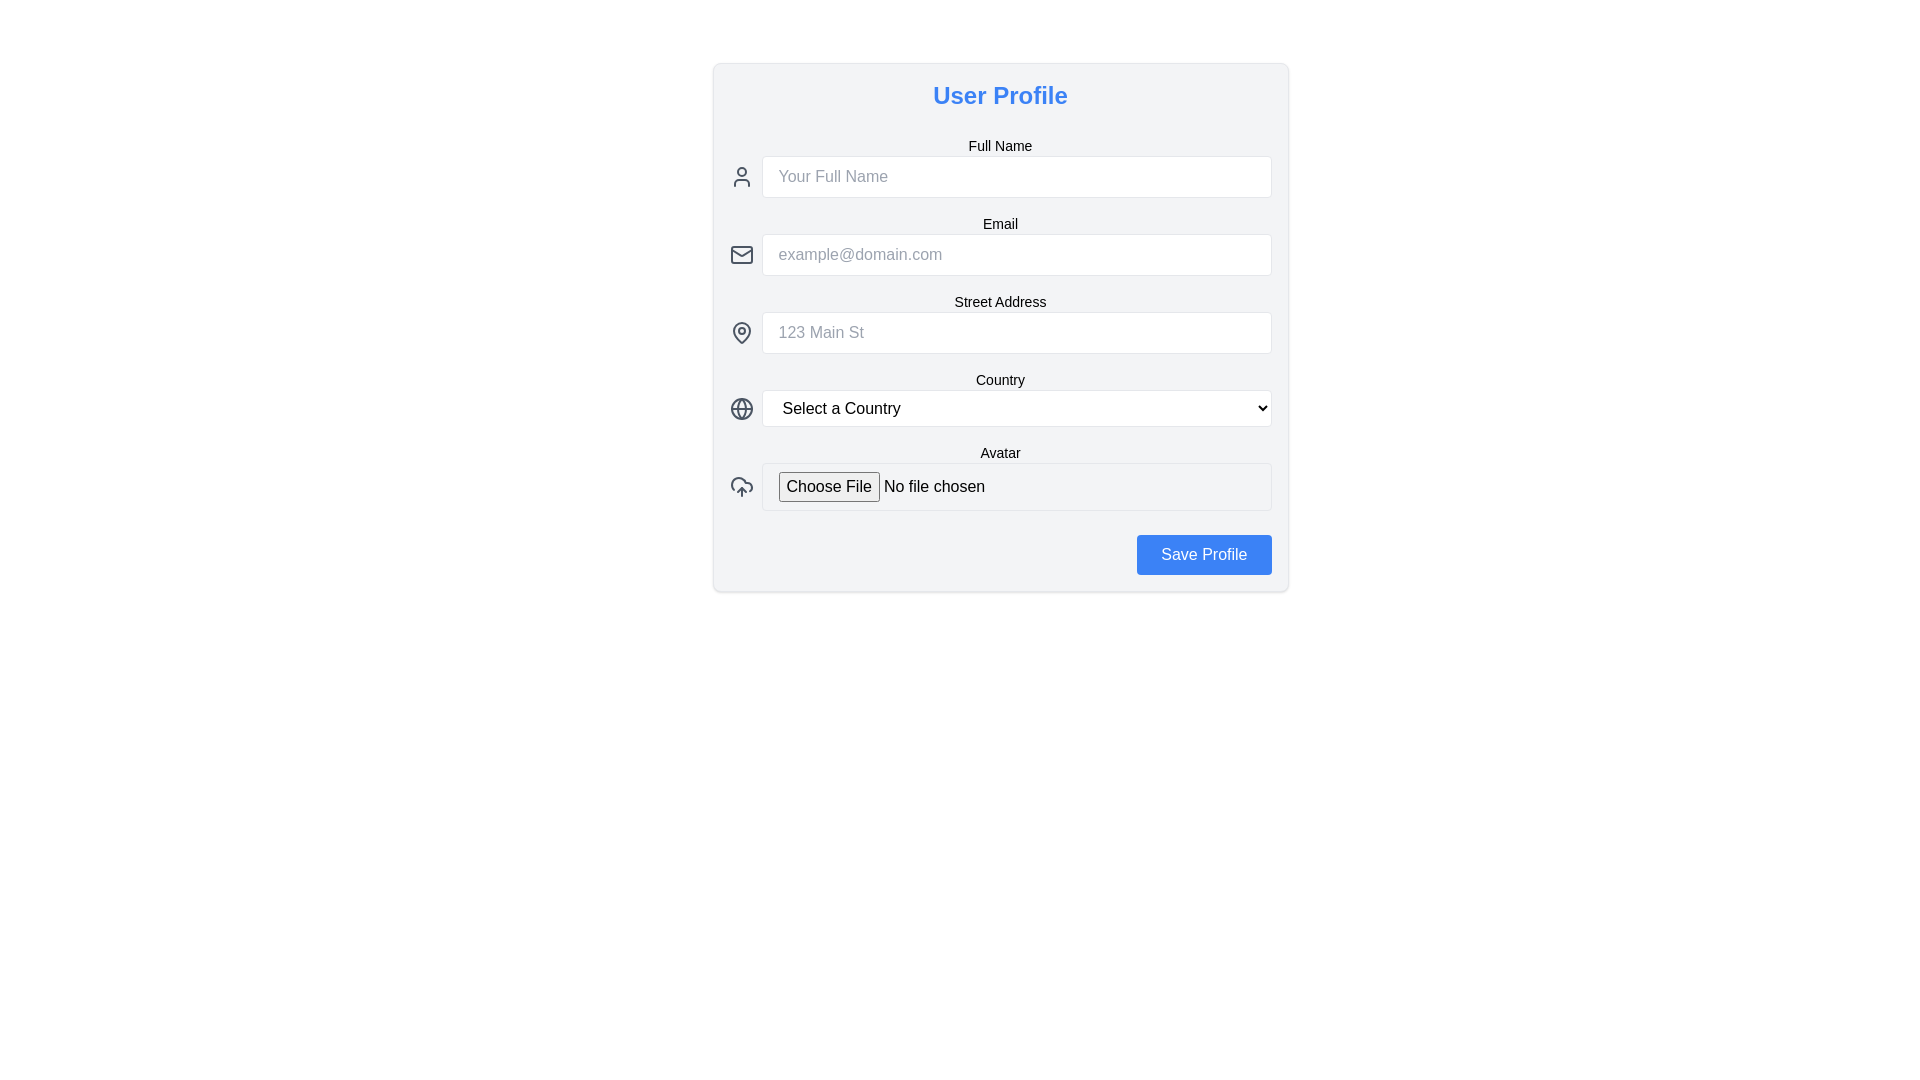 The width and height of the screenshot is (1920, 1080). I want to click on the 'Email' input field, which is the second field in the 'User Profile' section, so click(1000, 244).